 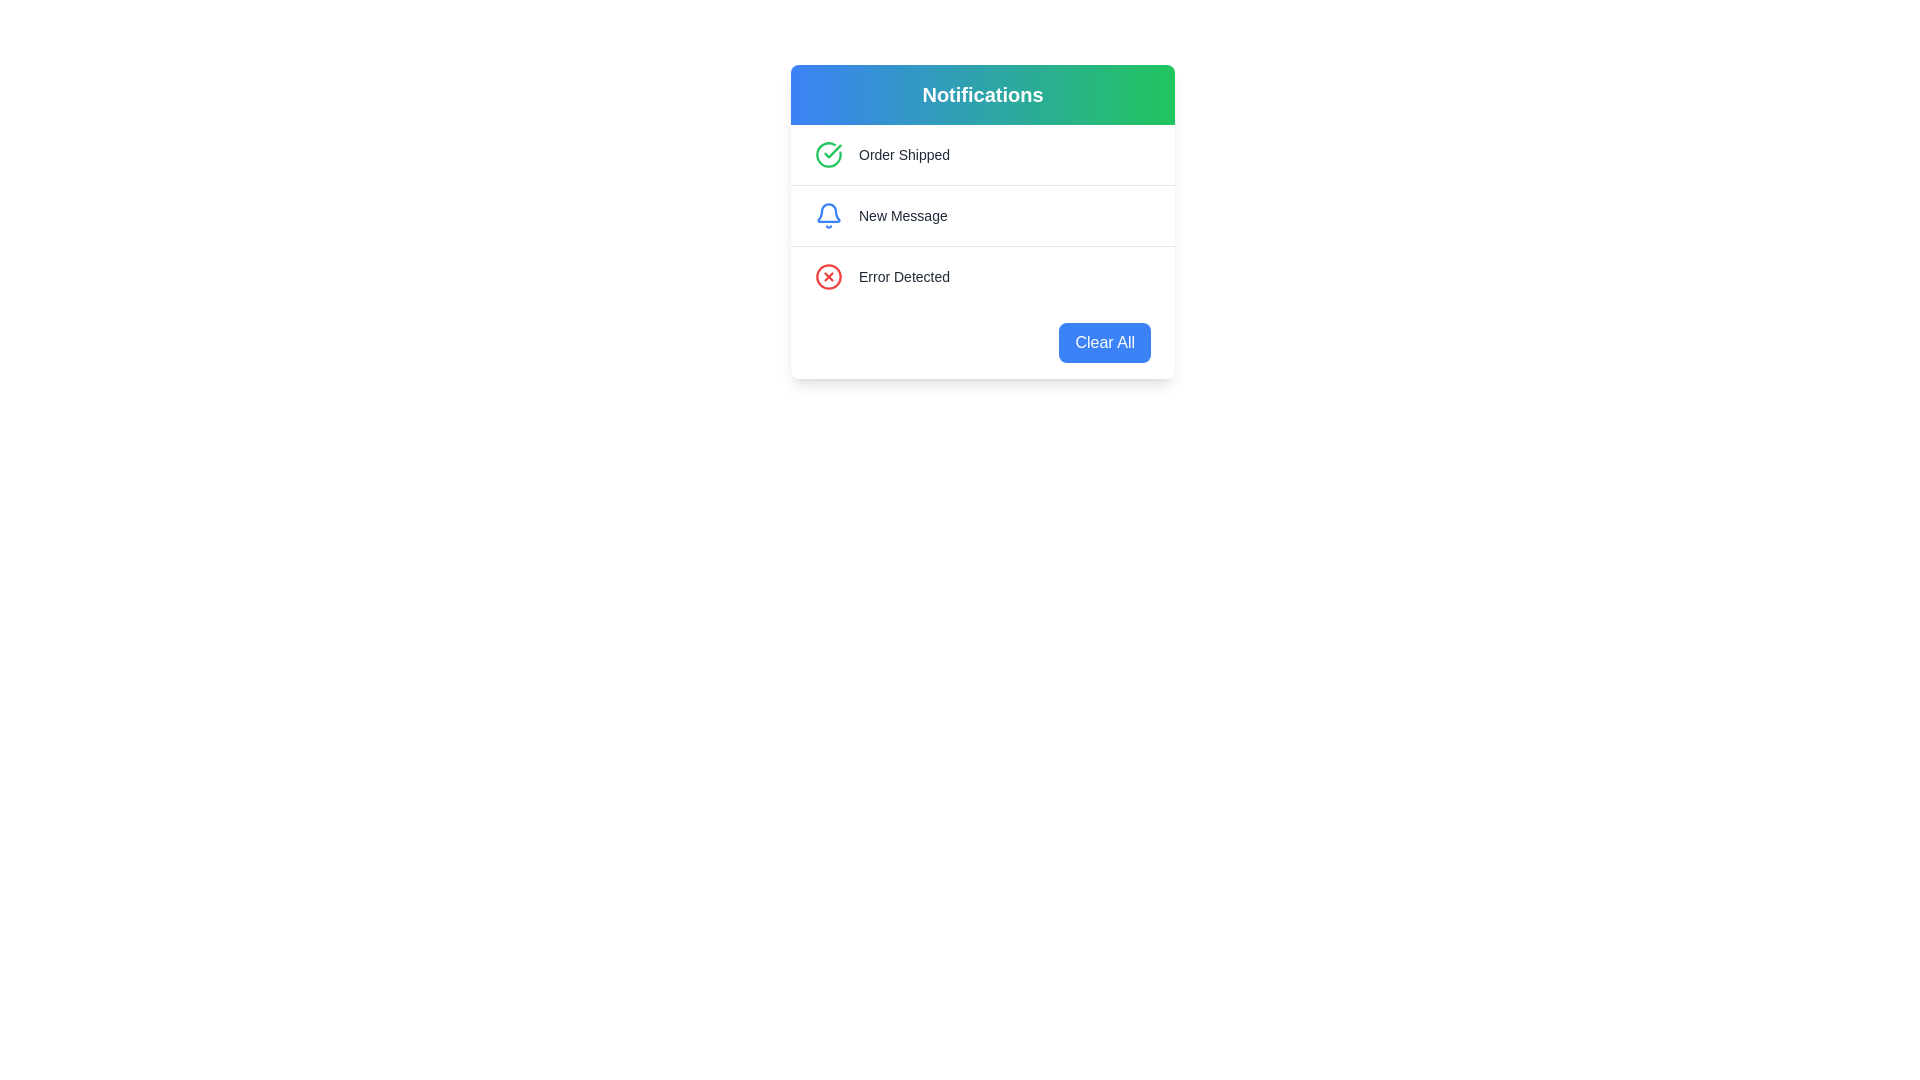 What do you see at coordinates (829, 277) in the screenshot?
I see `the circular icon in the third row of the notification box that indicates an error status, adjacent to the text 'Error Detected.'` at bounding box center [829, 277].